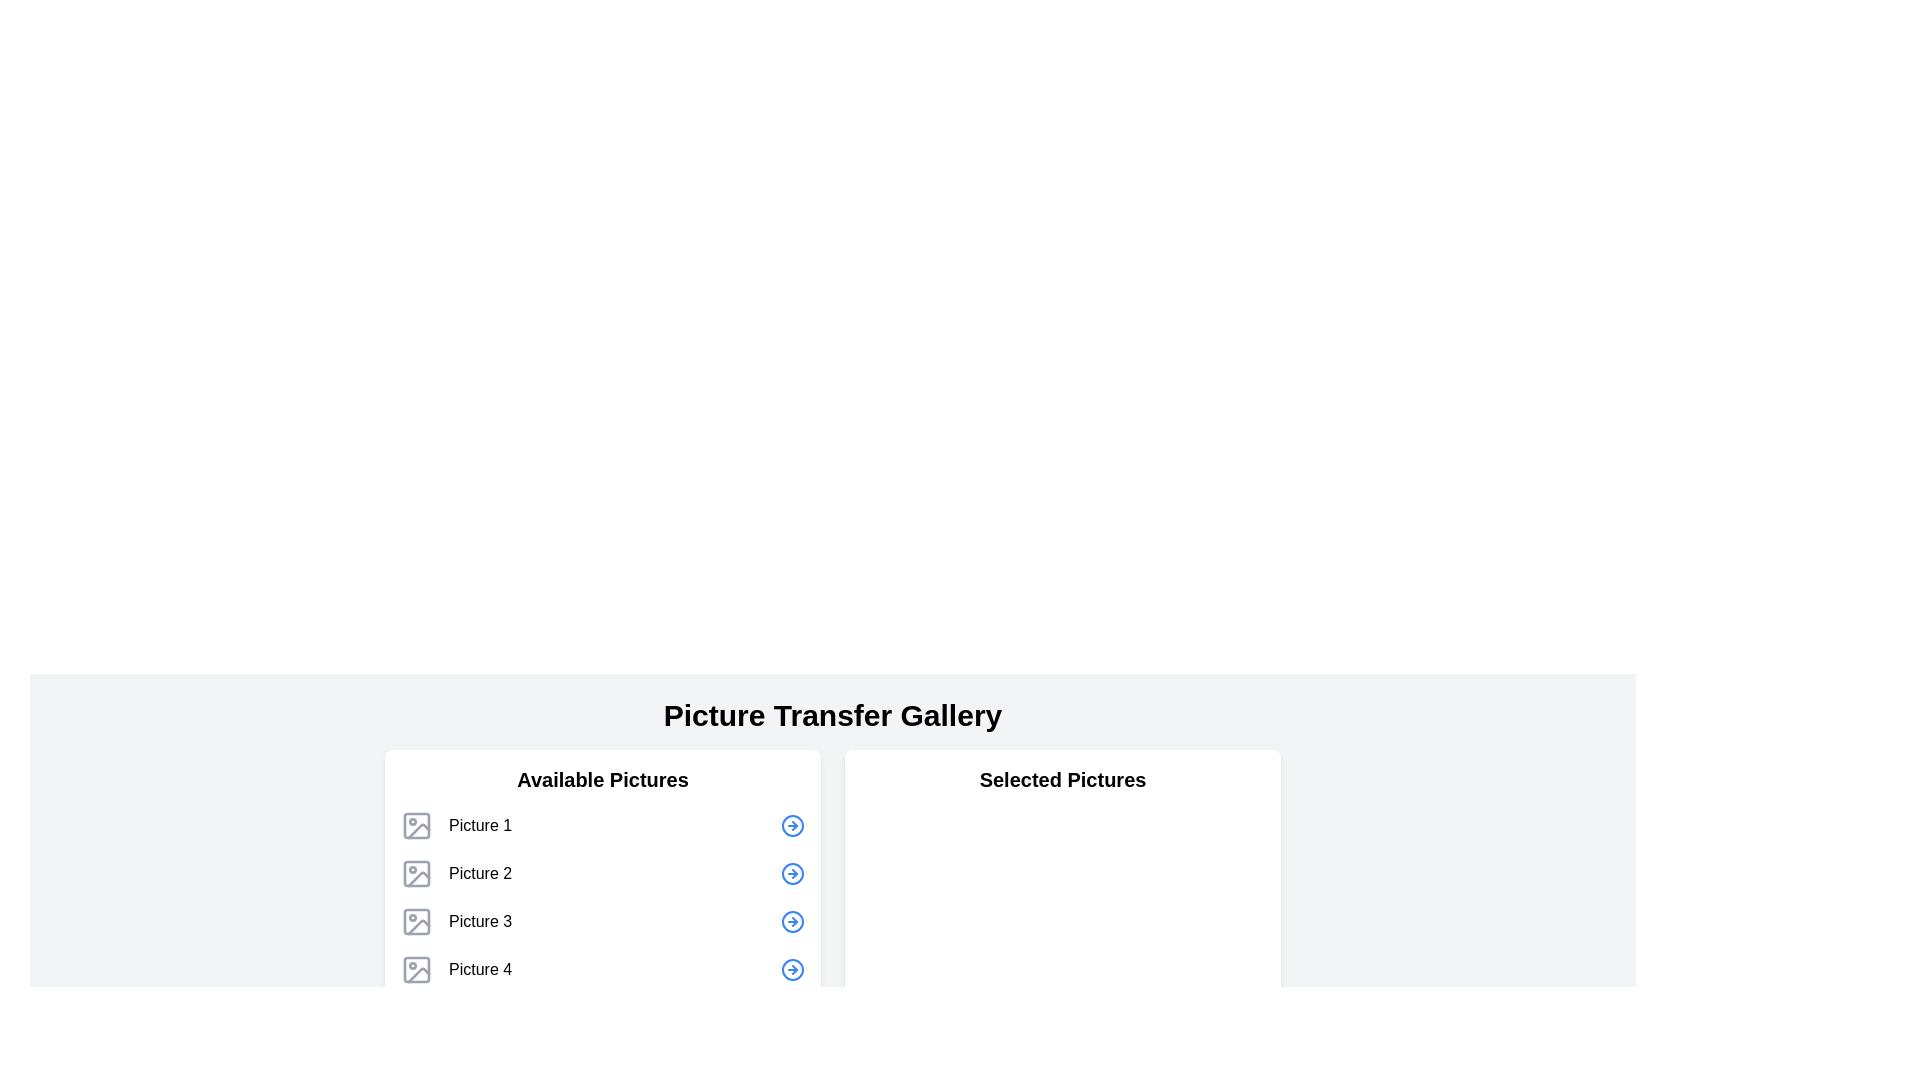 The width and height of the screenshot is (1920, 1080). I want to click on the Text element that identifies the first image in the 'Available Pictures' list, located to the right of the image icon, so click(480, 825).